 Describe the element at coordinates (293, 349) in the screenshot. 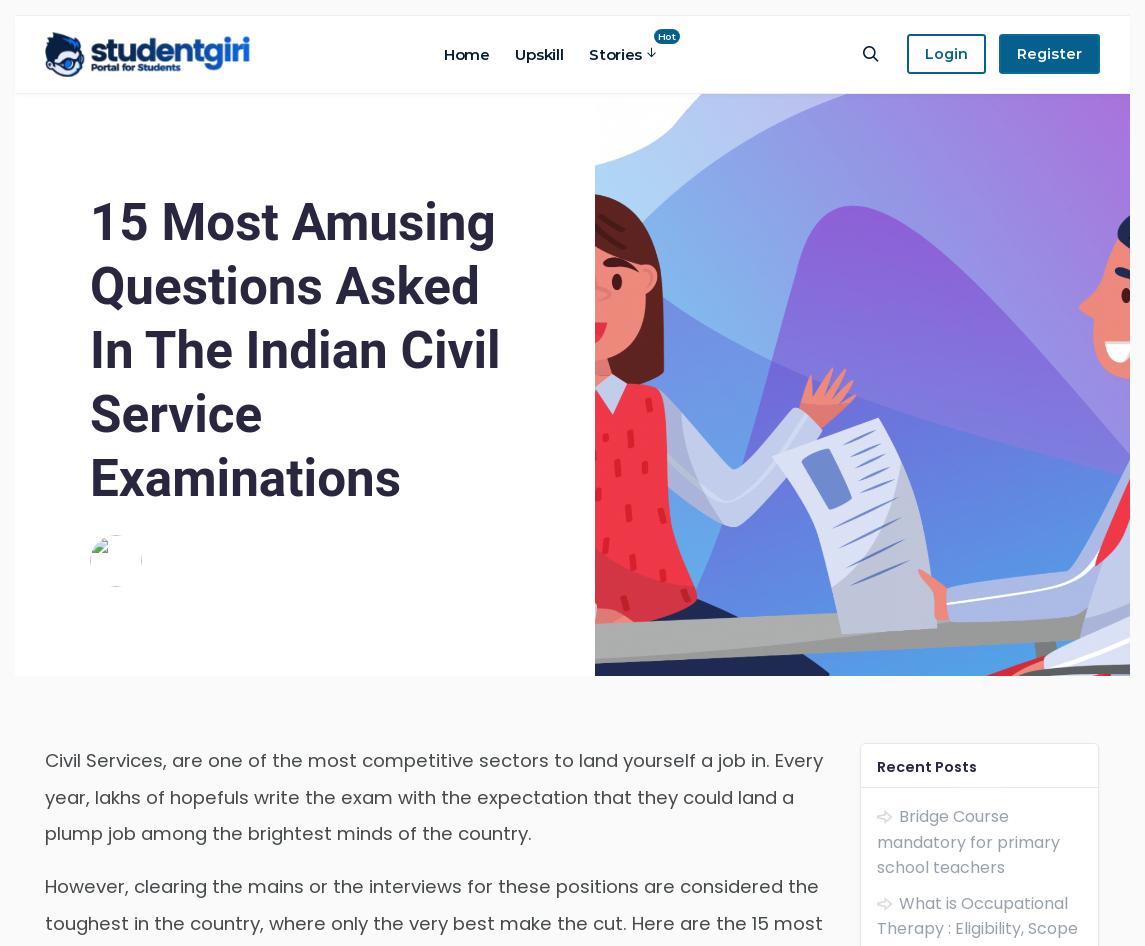

I see `'15 Most Amusing Questions Asked In The Indian Civil Service Examinations'` at that location.